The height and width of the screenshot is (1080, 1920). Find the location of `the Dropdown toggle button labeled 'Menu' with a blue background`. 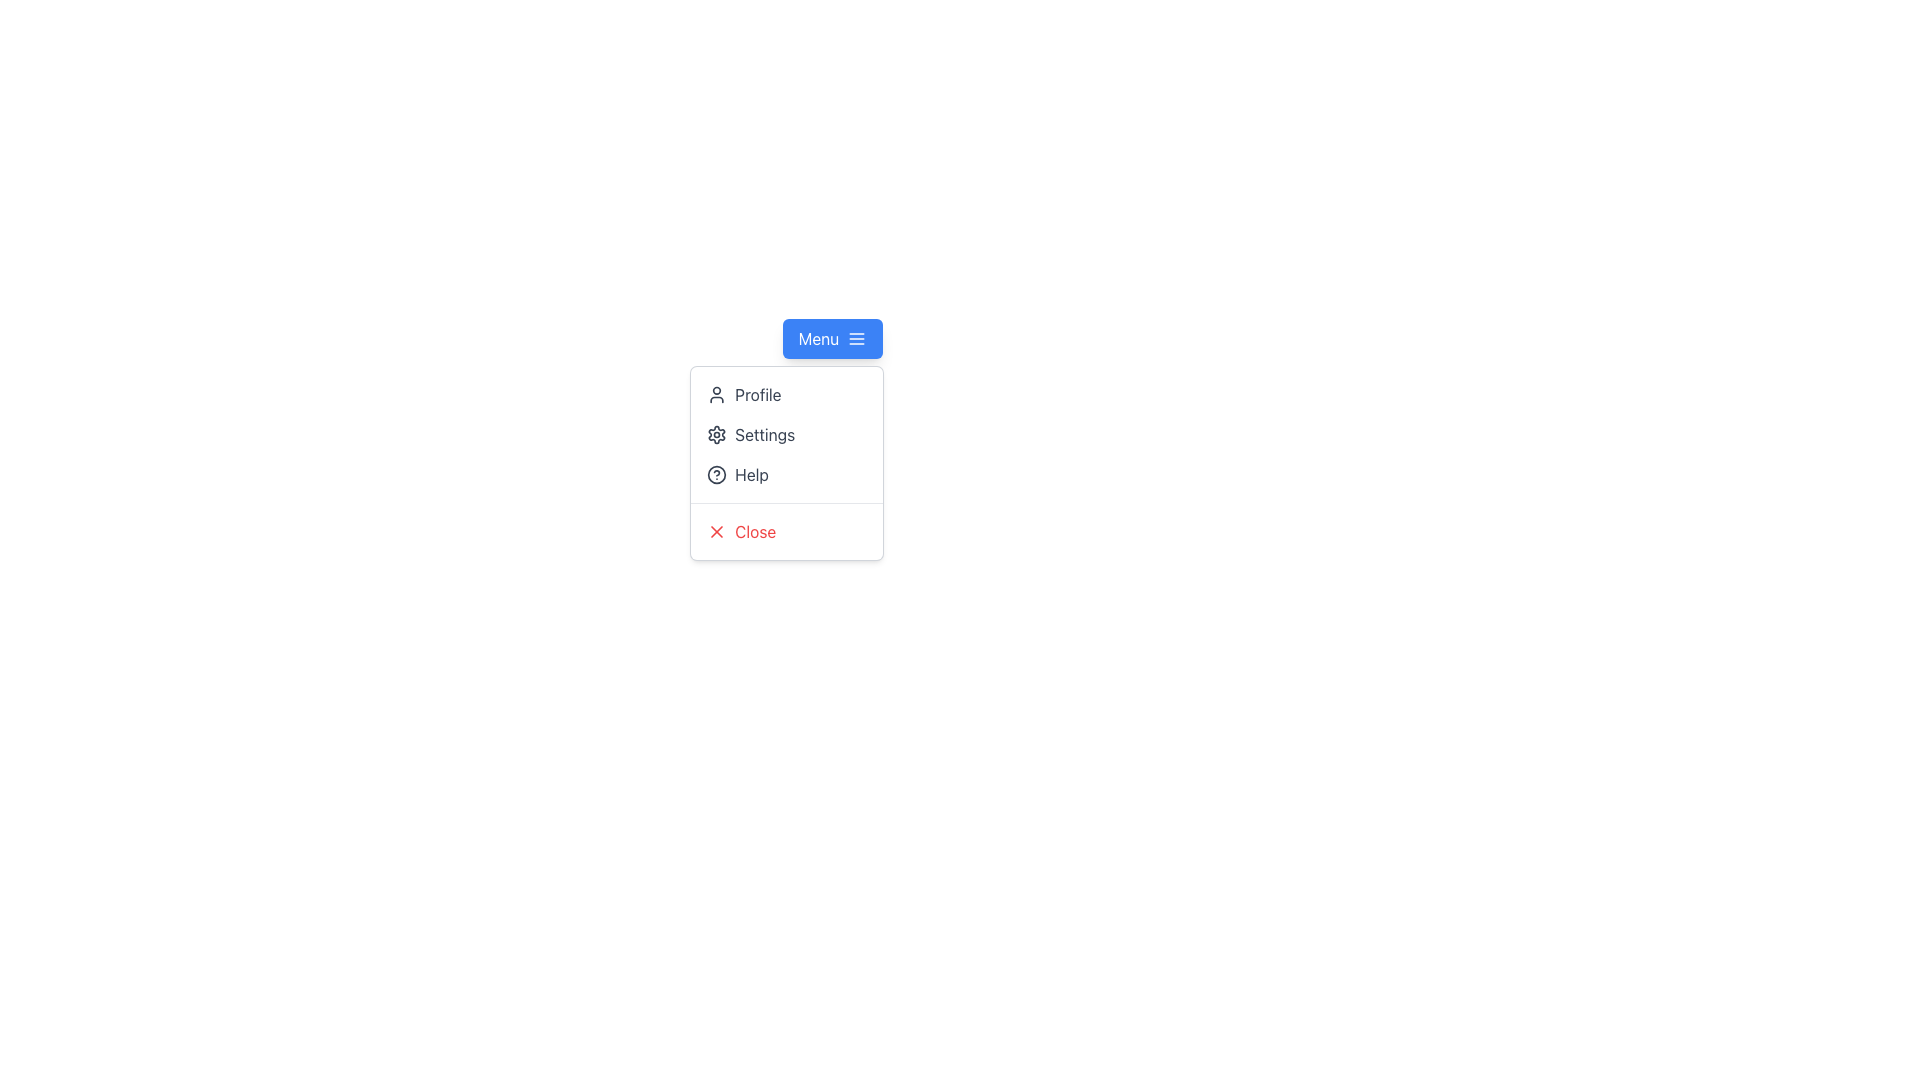

the Dropdown toggle button labeled 'Menu' with a blue background is located at coordinates (832, 338).